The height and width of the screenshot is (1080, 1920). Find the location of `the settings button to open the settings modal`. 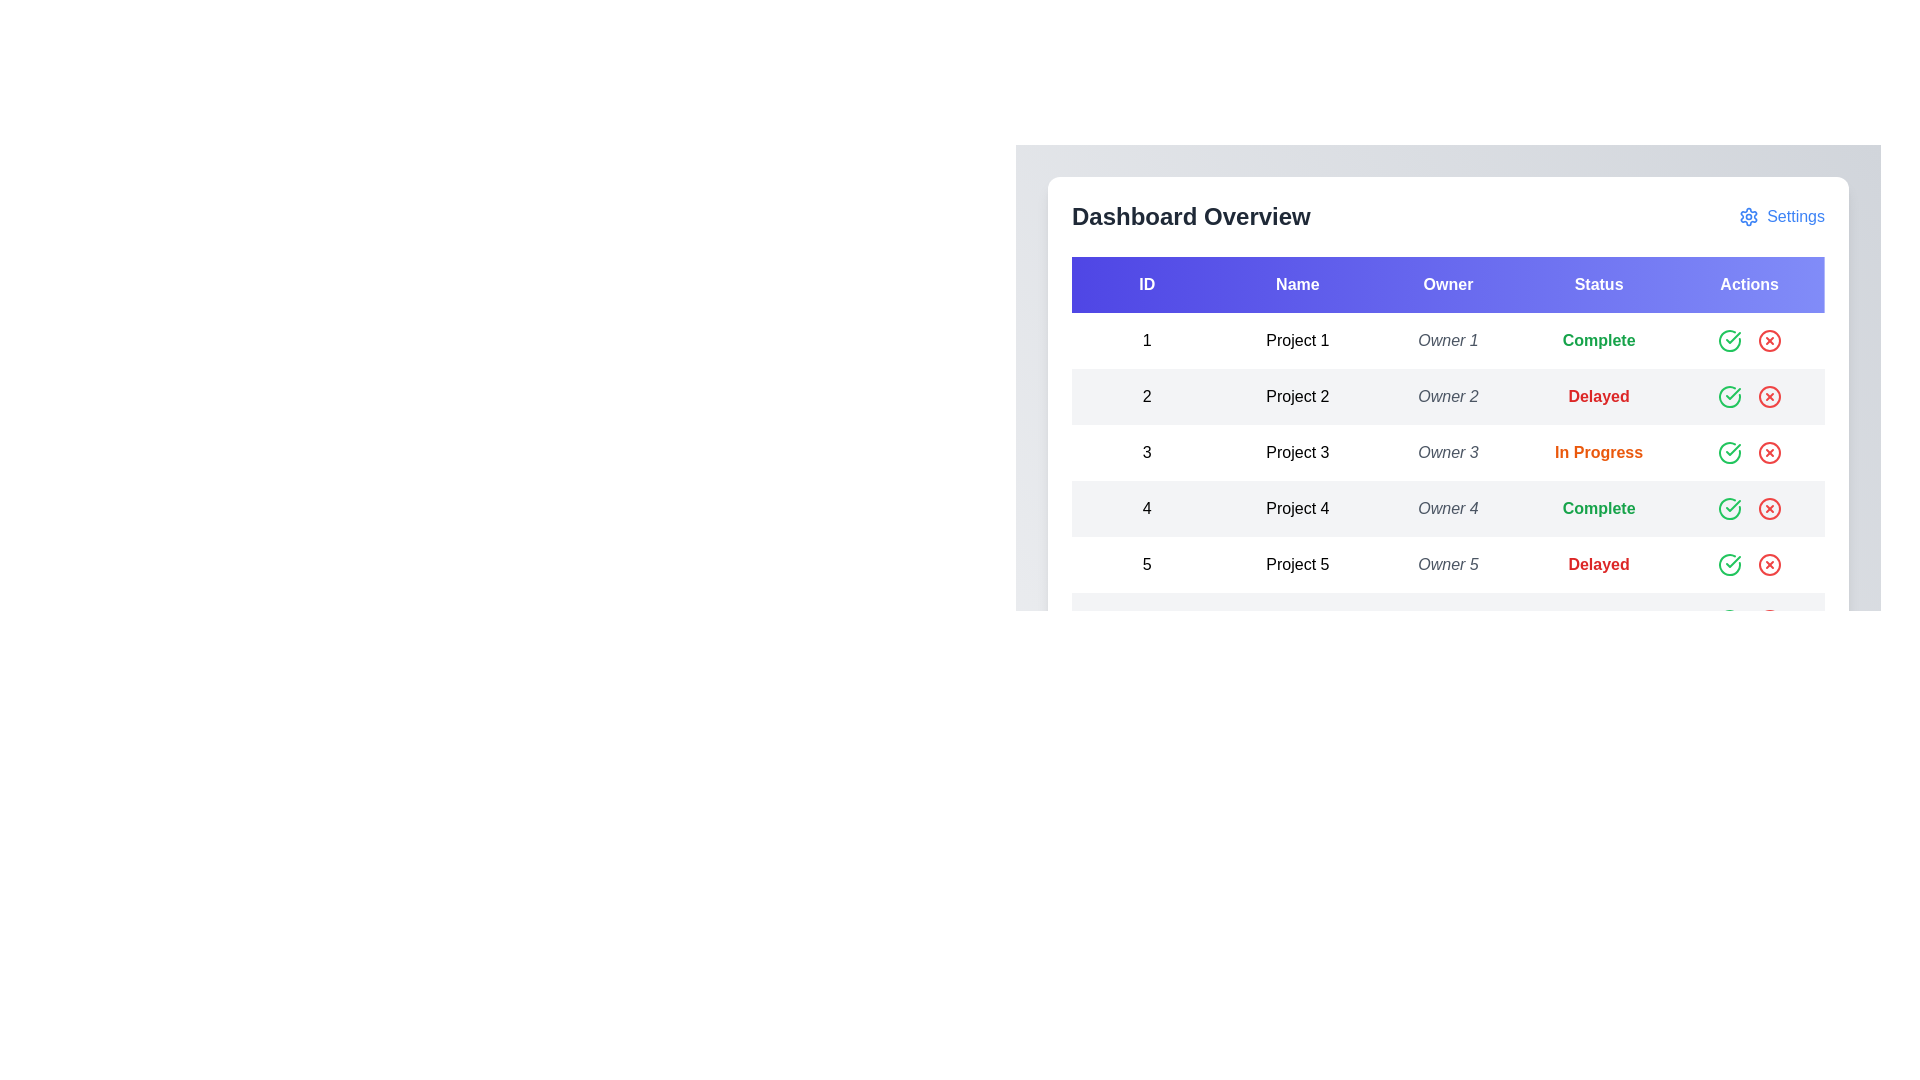

the settings button to open the settings modal is located at coordinates (1781, 216).